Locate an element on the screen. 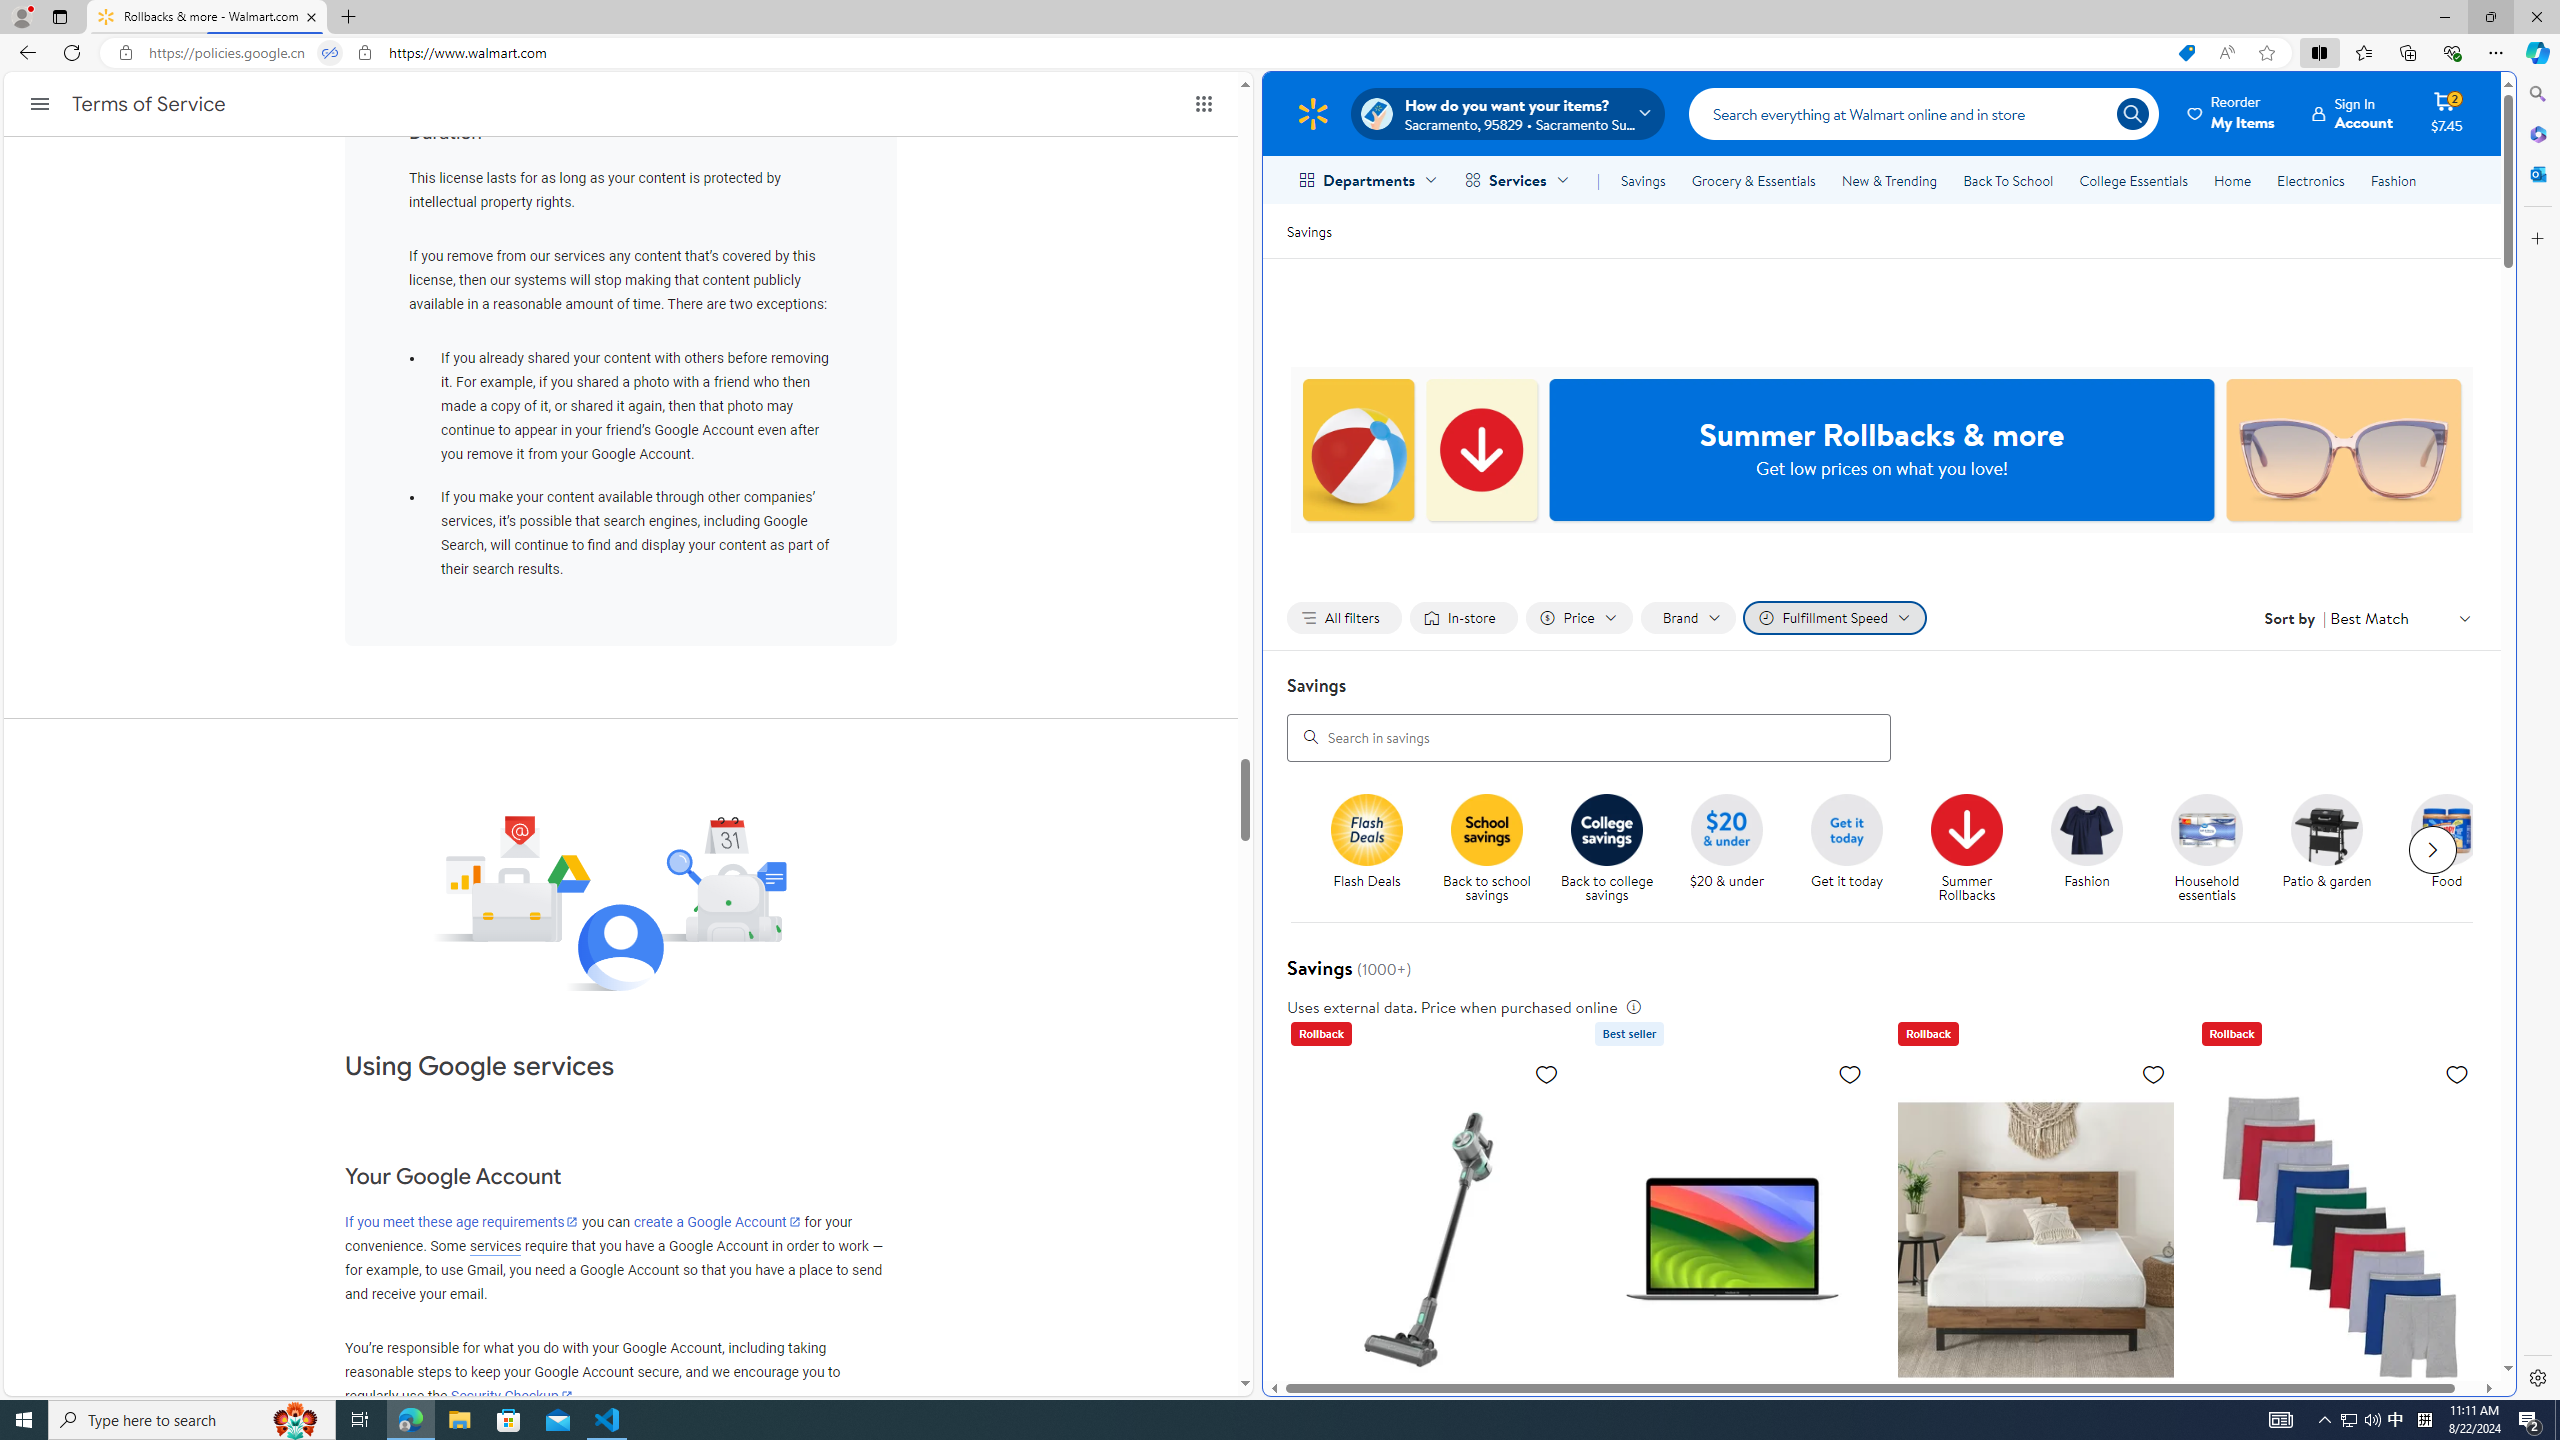 The height and width of the screenshot is (1440, 2560). 'Back To School' is located at coordinates (2007, 180).